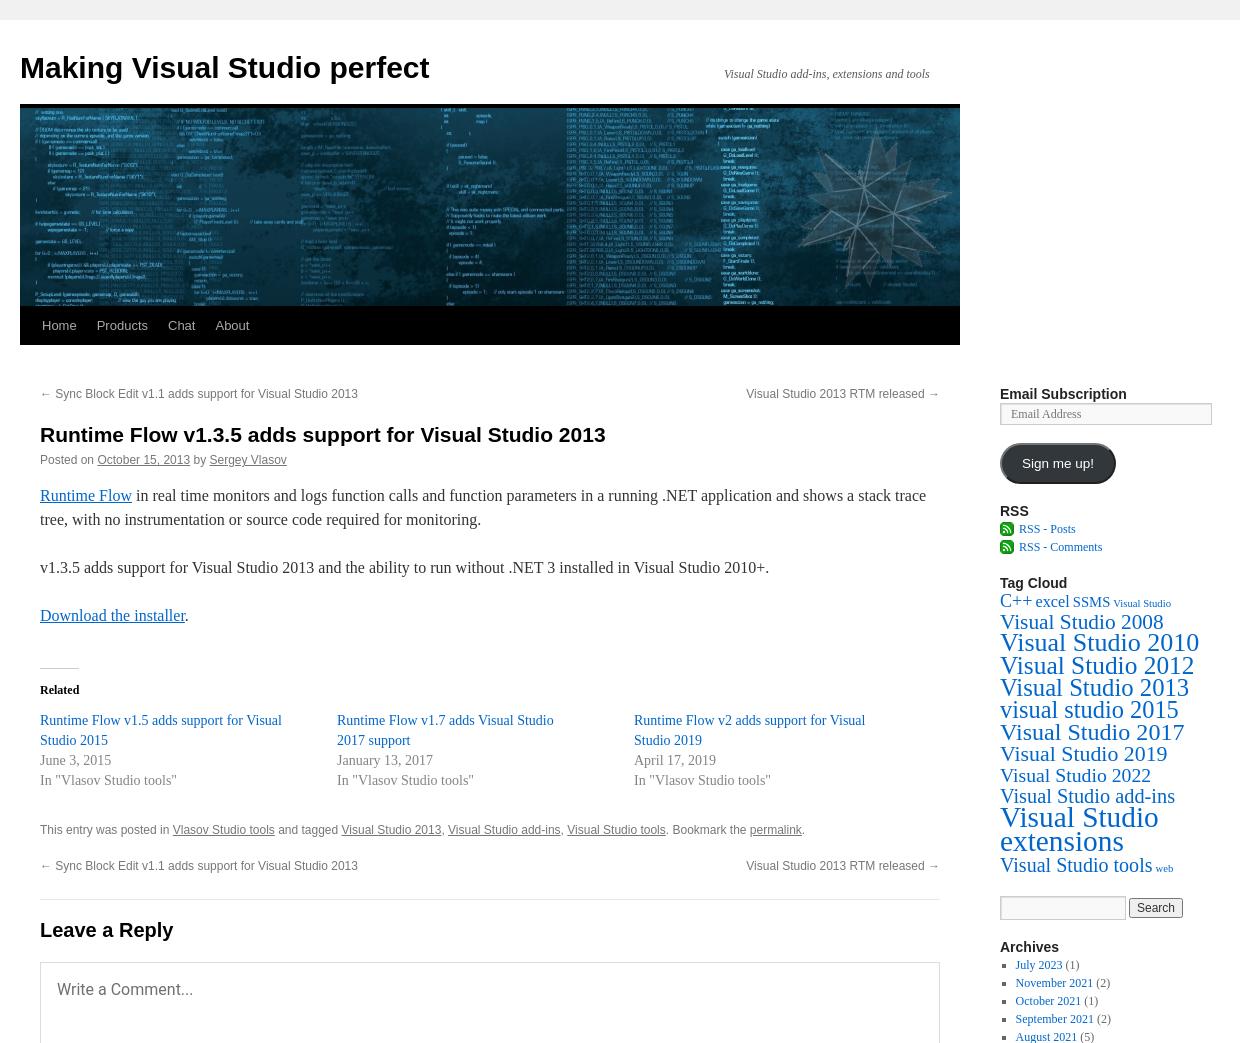  I want to click on 'Visual Studio 2012', so click(1096, 664).